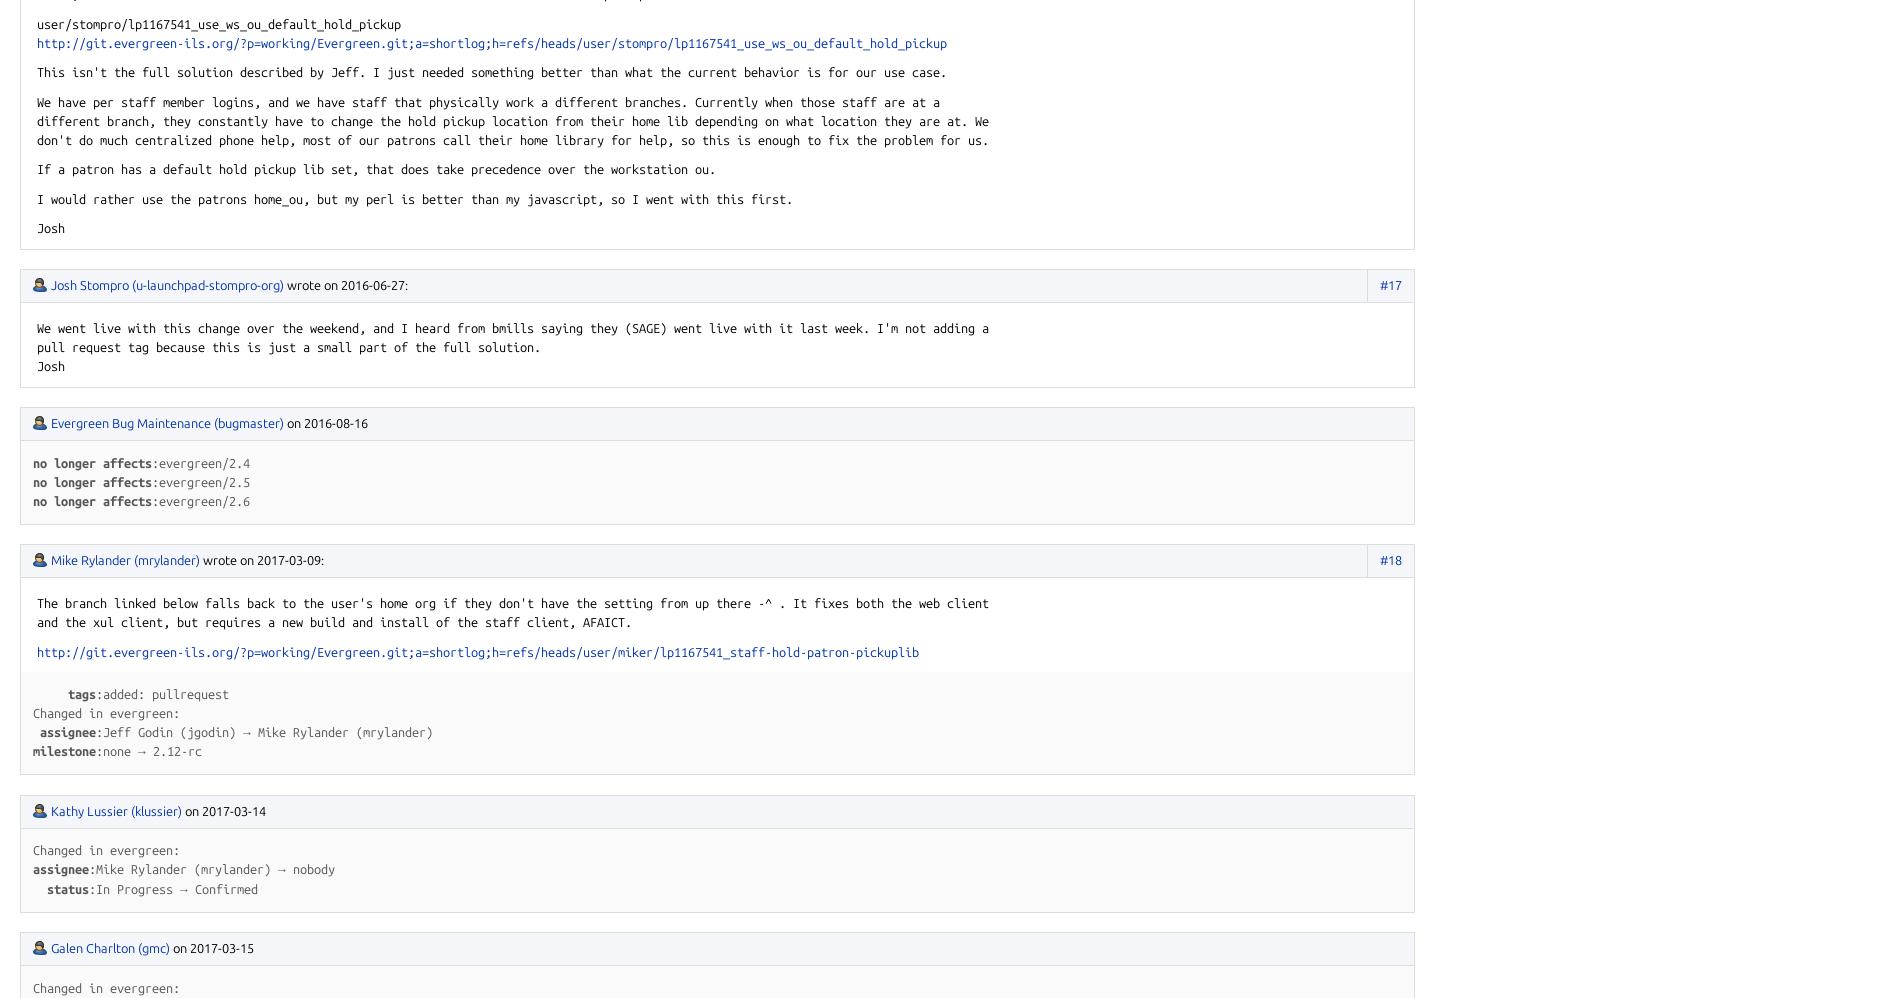 The width and height of the screenshot is (1900, 998). What do you see at coordinates (167, 284) in the screenshot?
I see `'Josh Stompro (u-launchpad-stompro-org)'` at bounding box center [167, 284].